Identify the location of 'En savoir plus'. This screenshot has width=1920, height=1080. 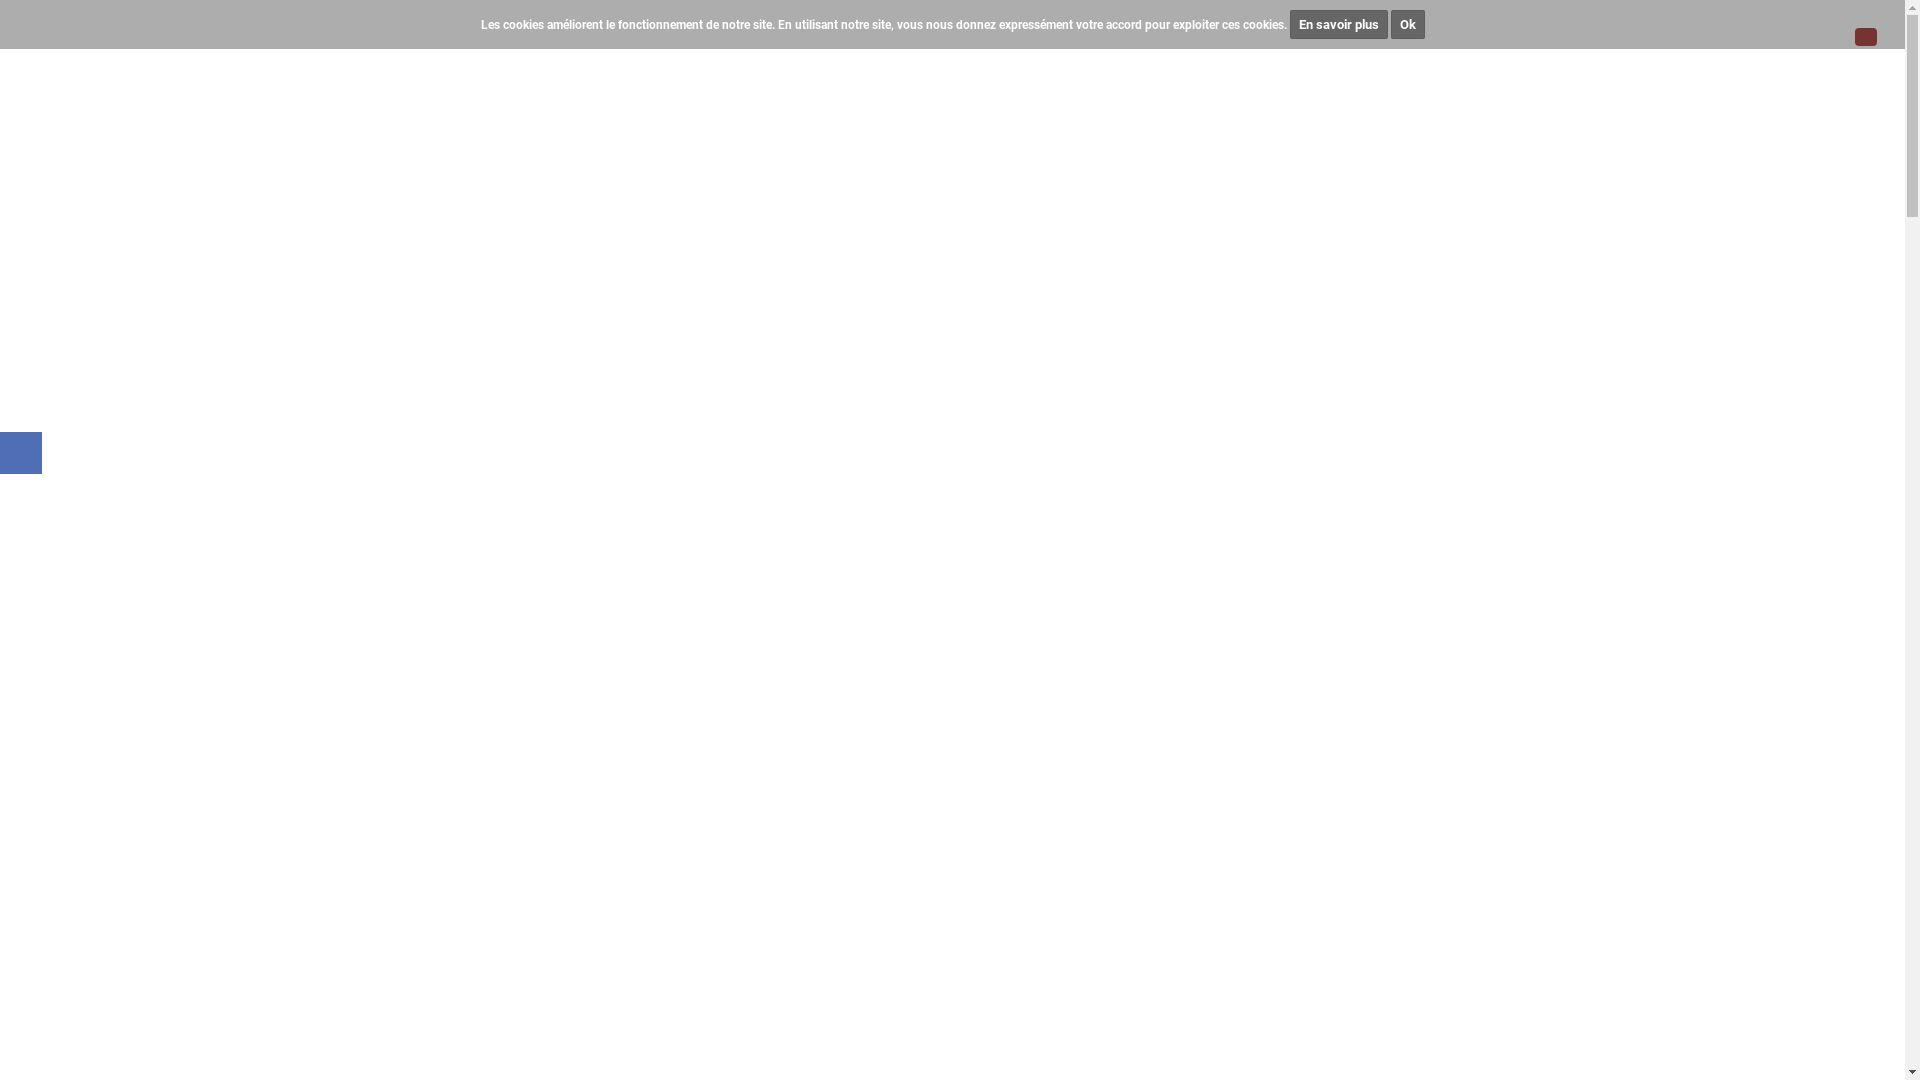
(1339, 24).